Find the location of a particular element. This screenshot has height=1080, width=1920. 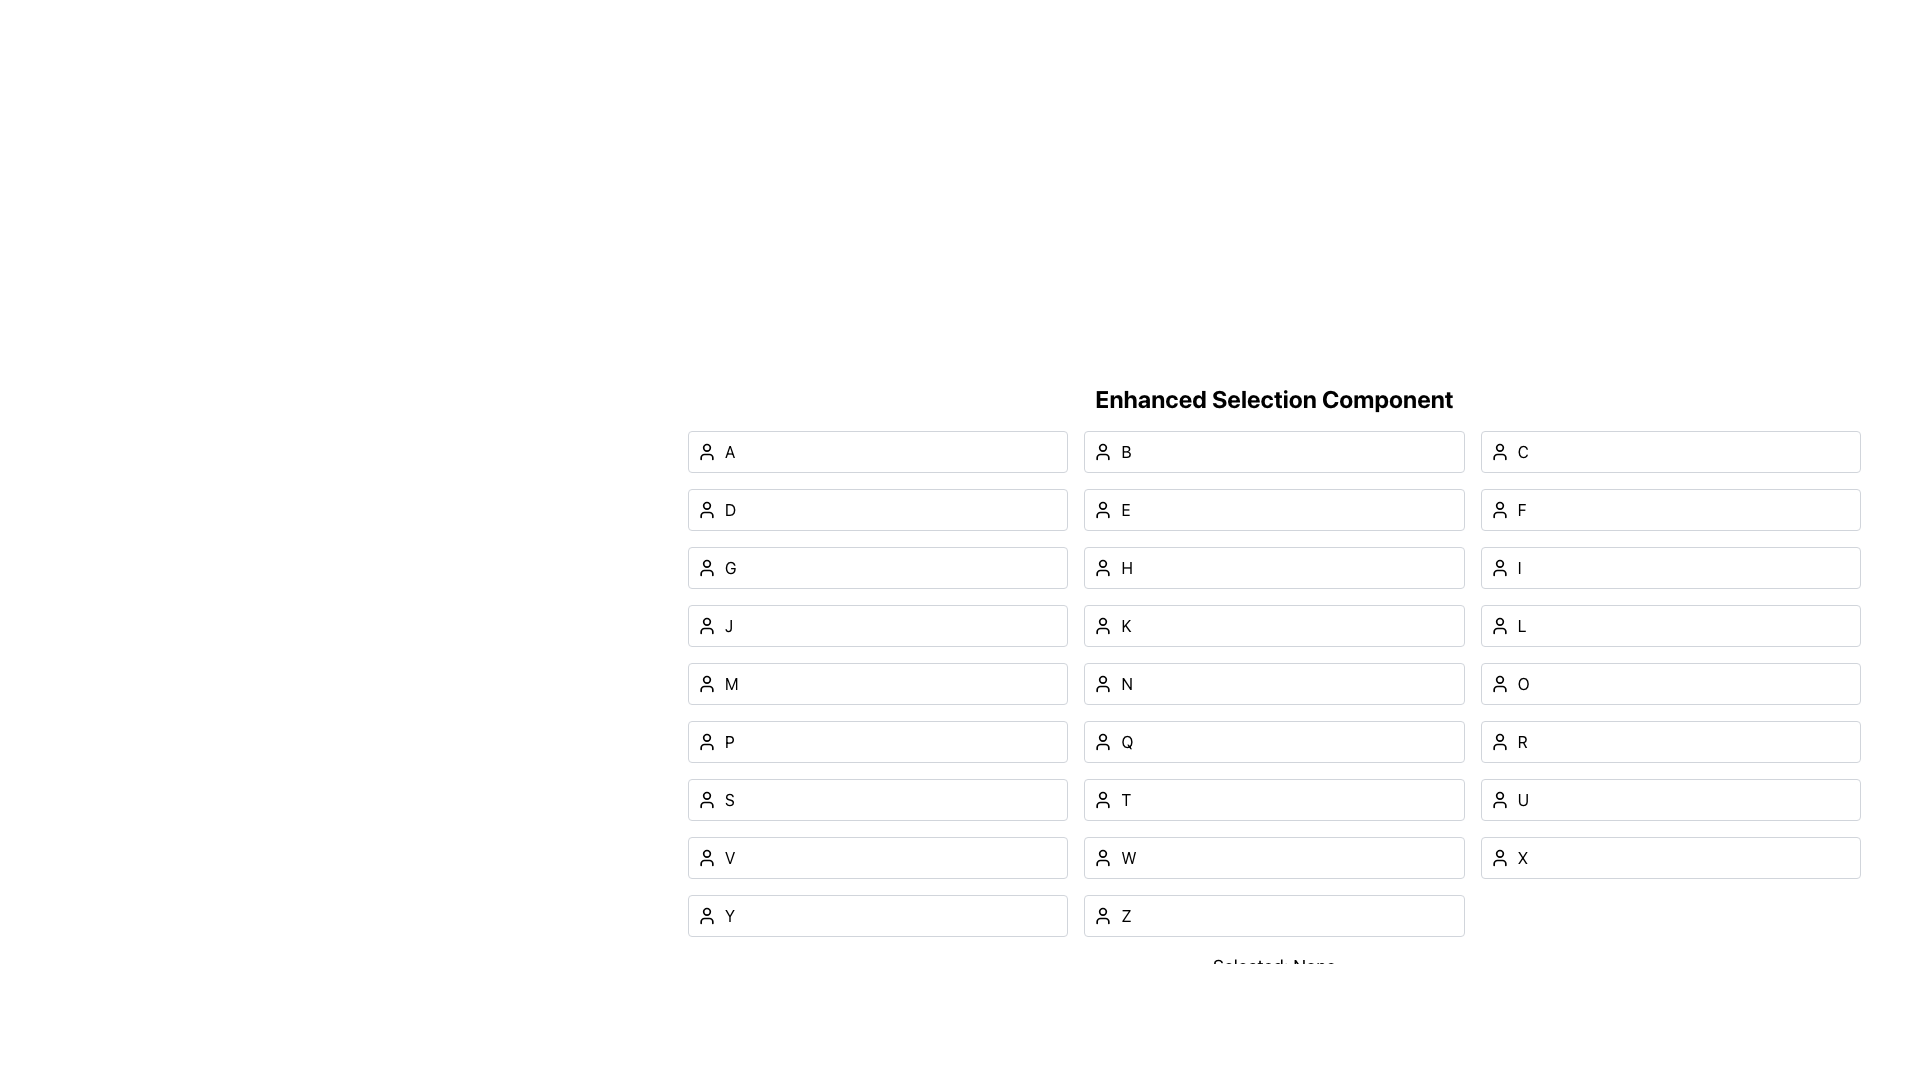

the user icon represented by a simplistic silhouette of a person, located at the left side of the 'W' column entry in the Enhanced Selection Component interface is located at coordinates (1102, 856).